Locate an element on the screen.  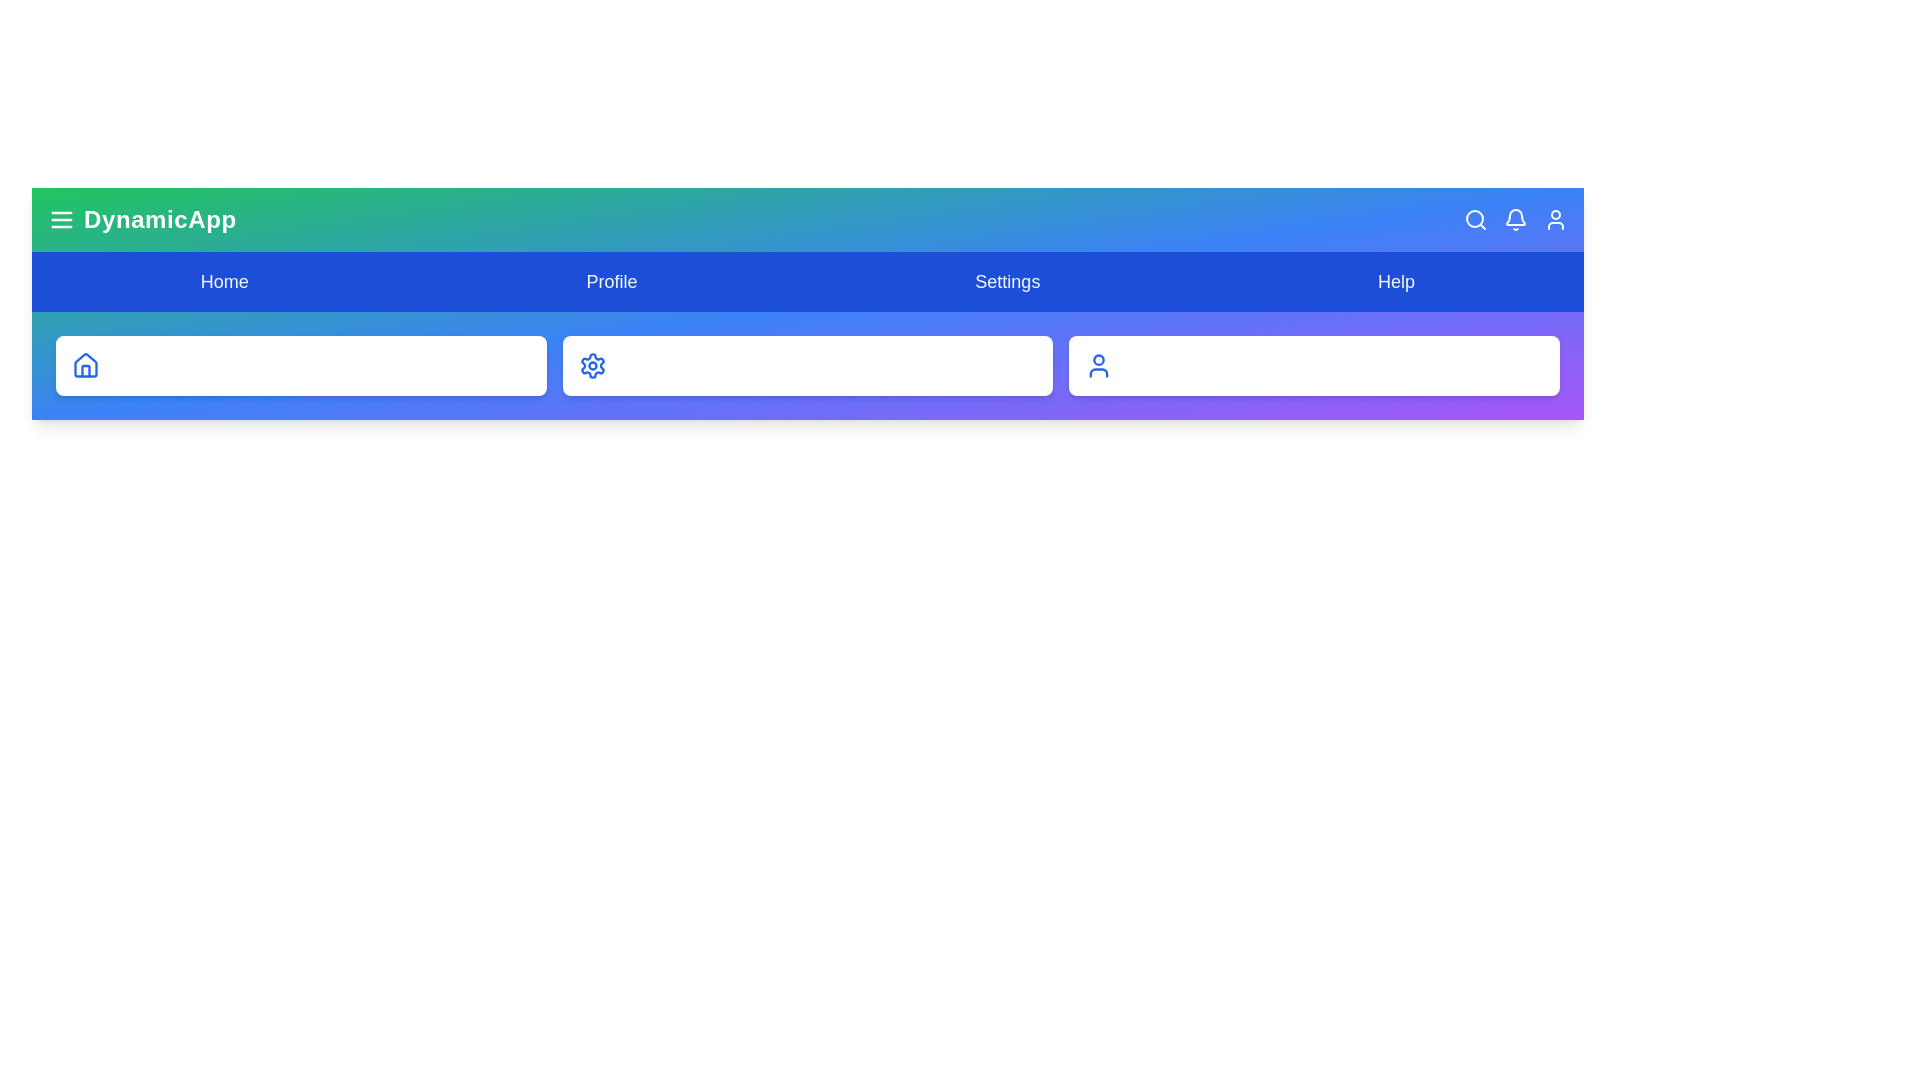
the Help navigation item to navigate to the corresponding section is located at coordinates (1395, 281).